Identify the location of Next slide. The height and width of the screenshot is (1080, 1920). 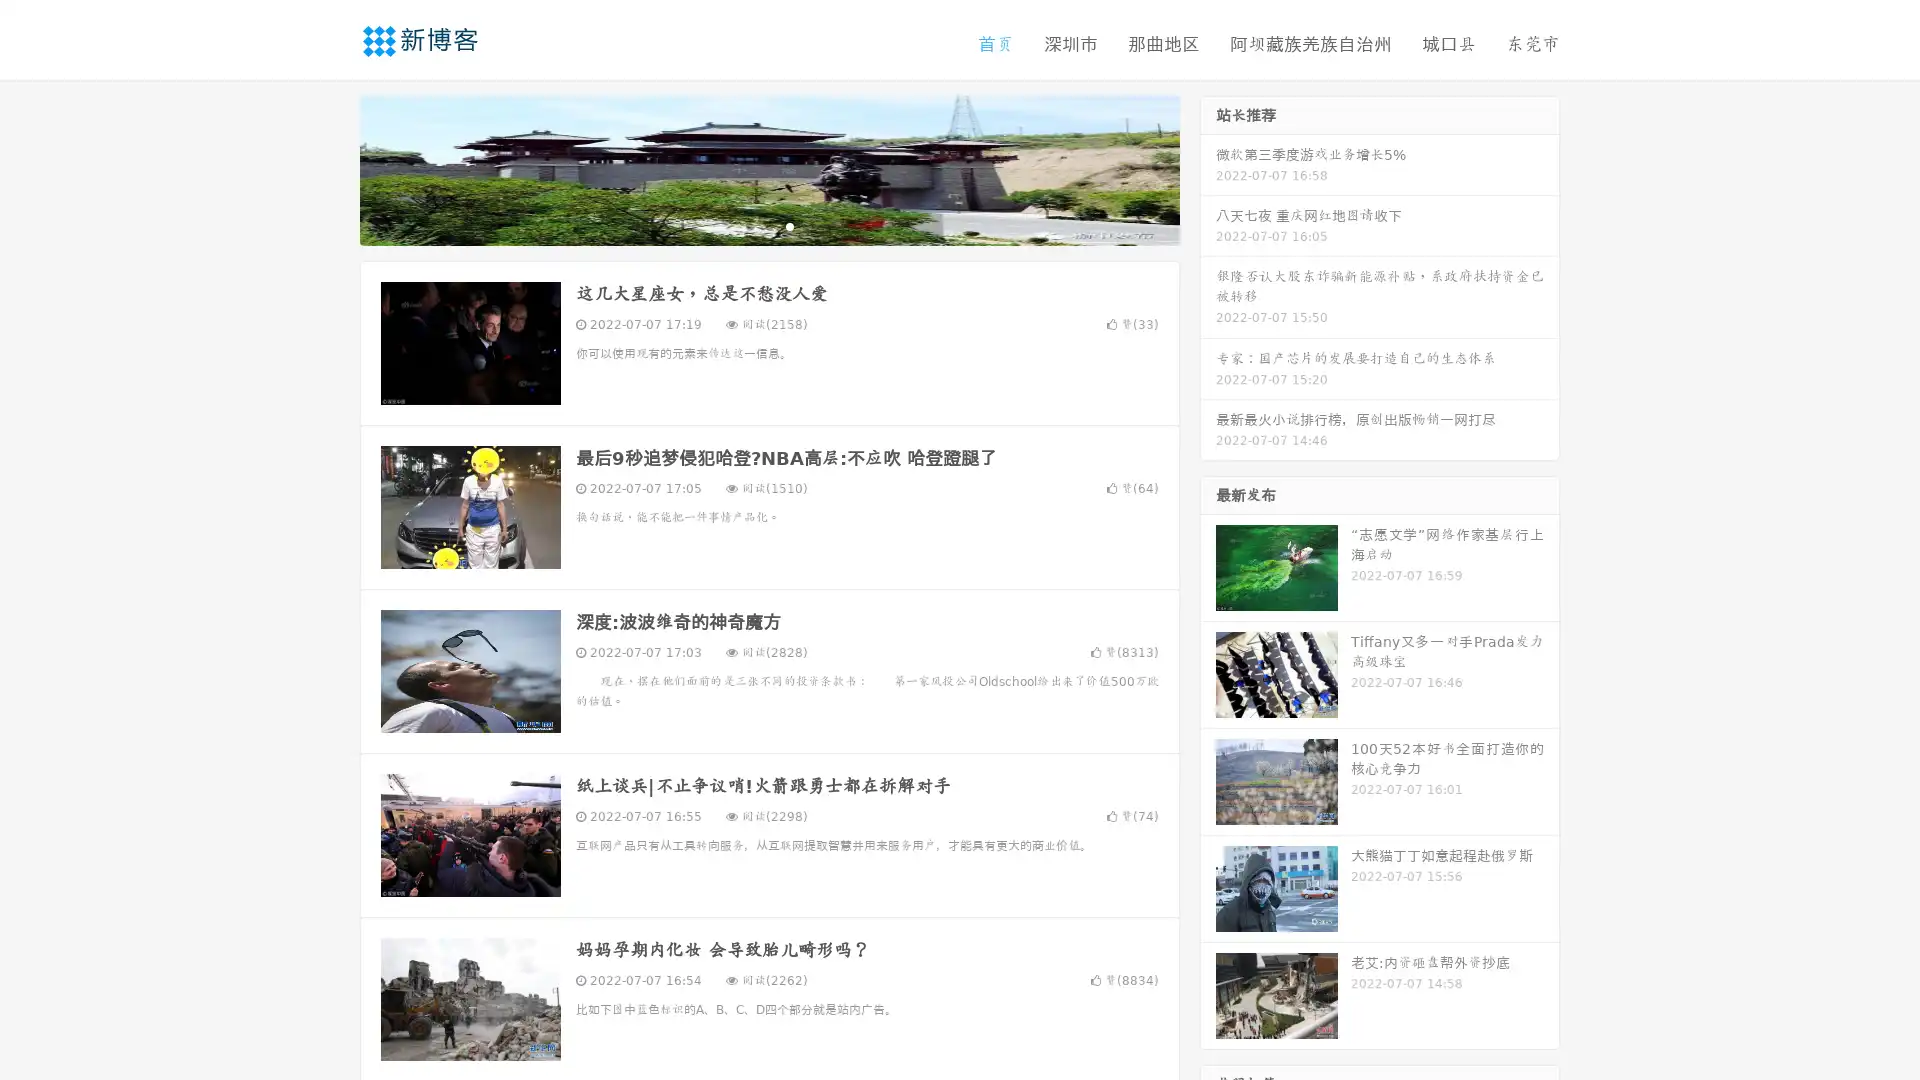
(1208, 168).